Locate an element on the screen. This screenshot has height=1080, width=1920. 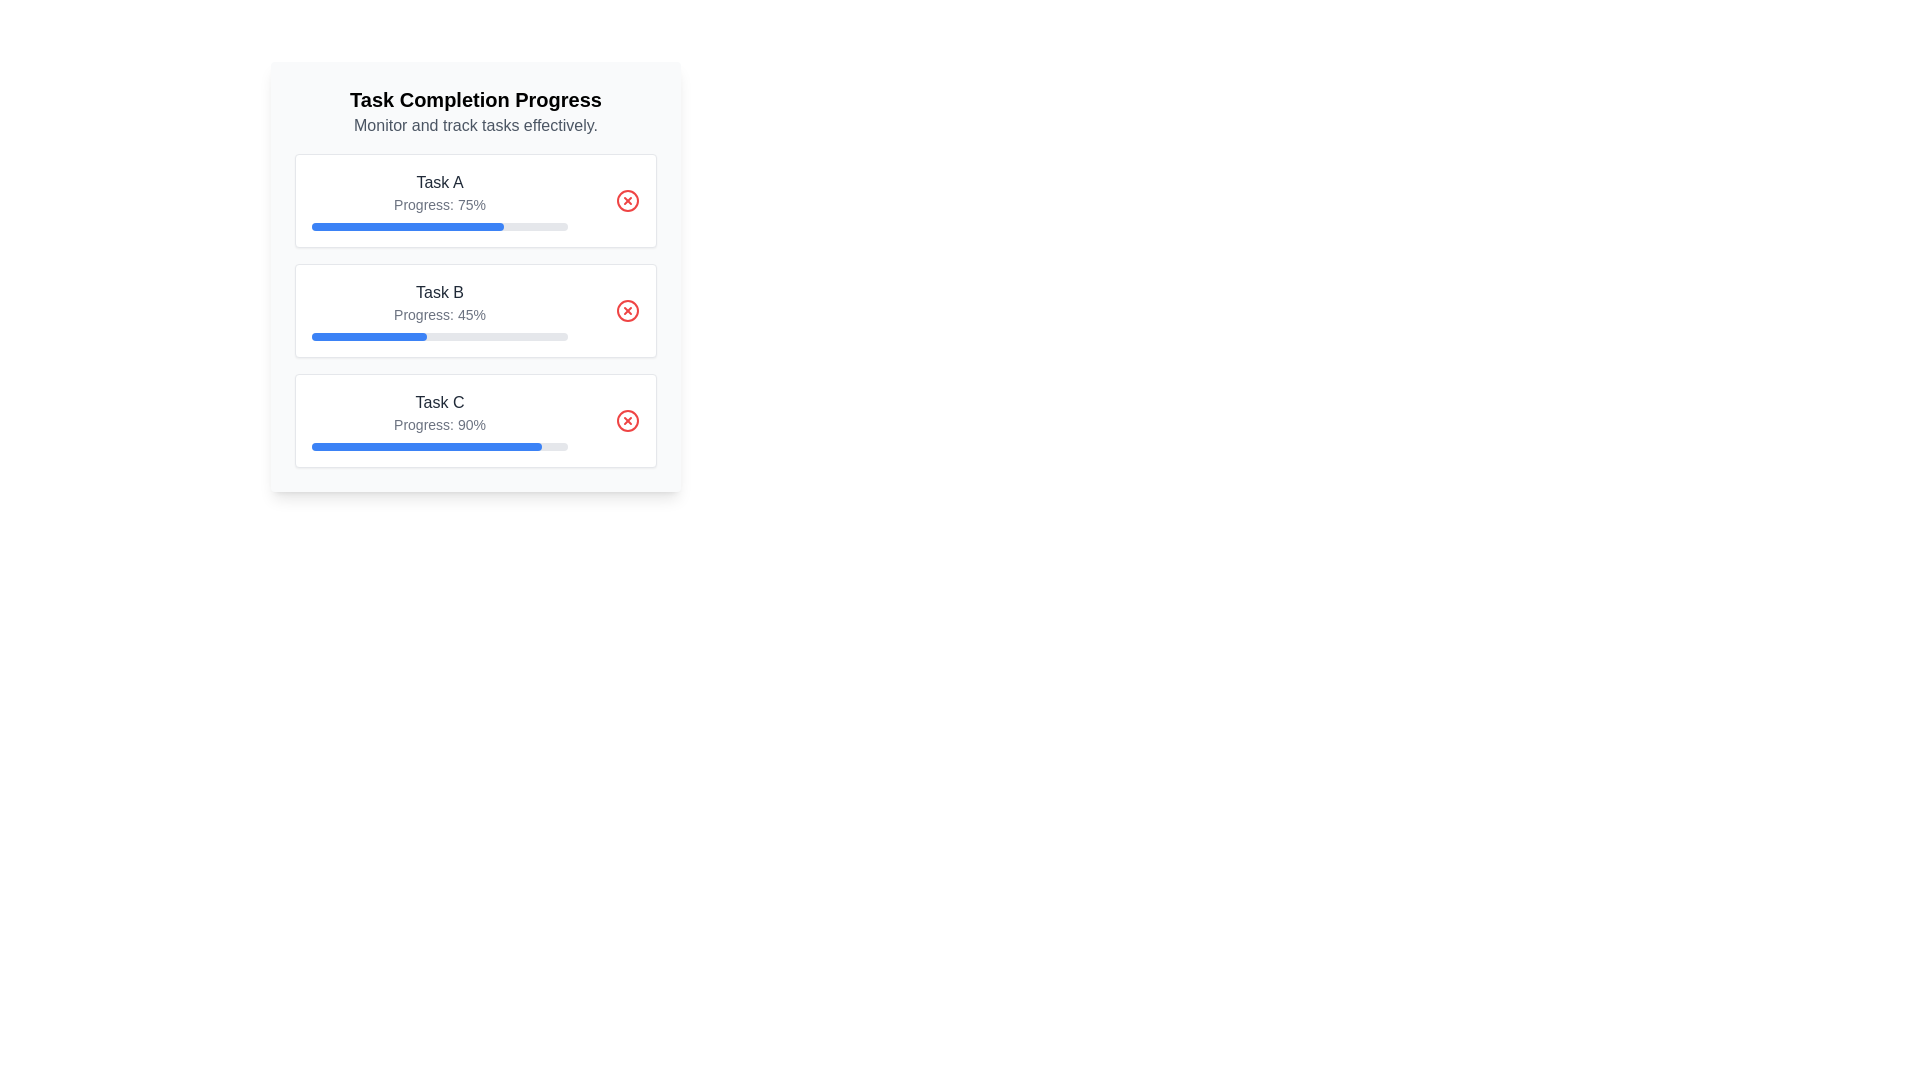
the progress bar indicating 75% completion for 'Task A' in the upper section of the layout is located at coordinates (407, 226).